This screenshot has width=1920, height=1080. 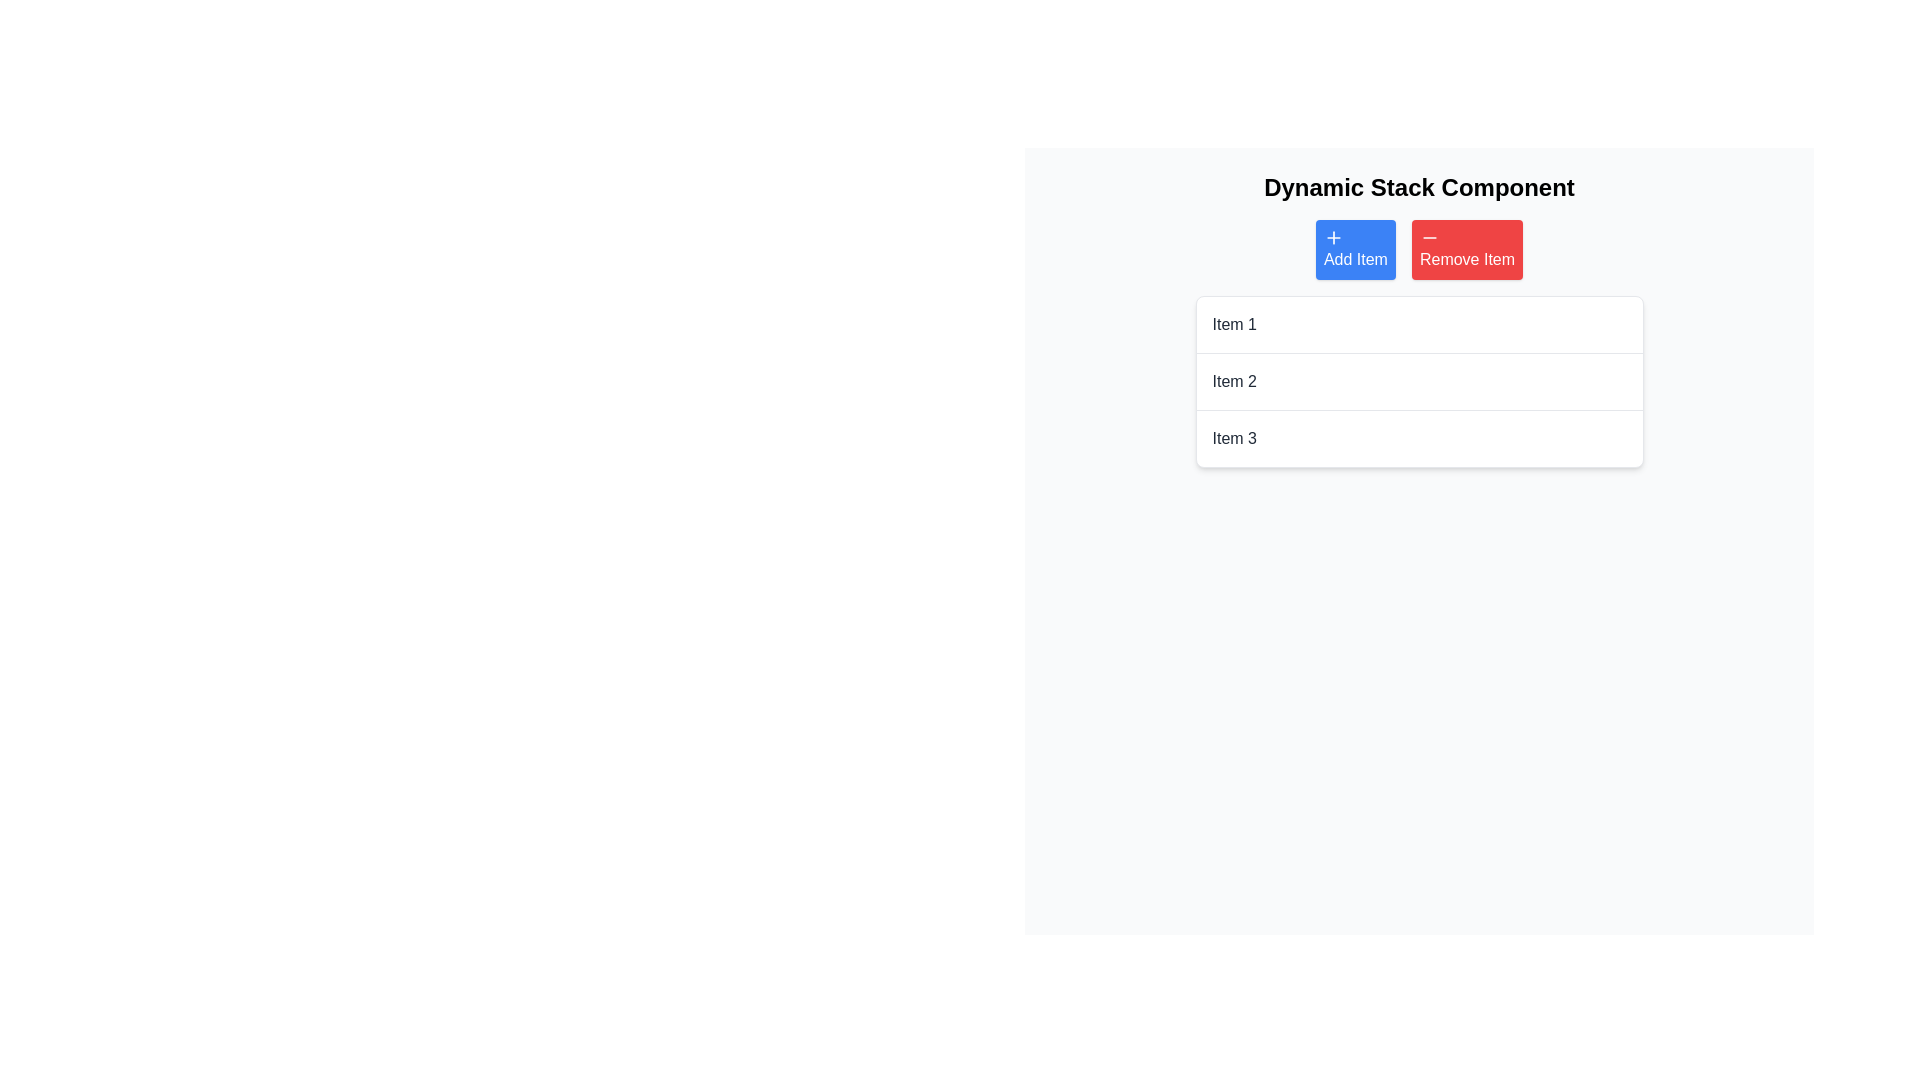 What do you see at coordinates (1467, 249) in the screenshot?
I see `the remove item button located to the right of the blue 'Add Item' button in the top-center portion of the interface` at bounding box center [1467, 249].